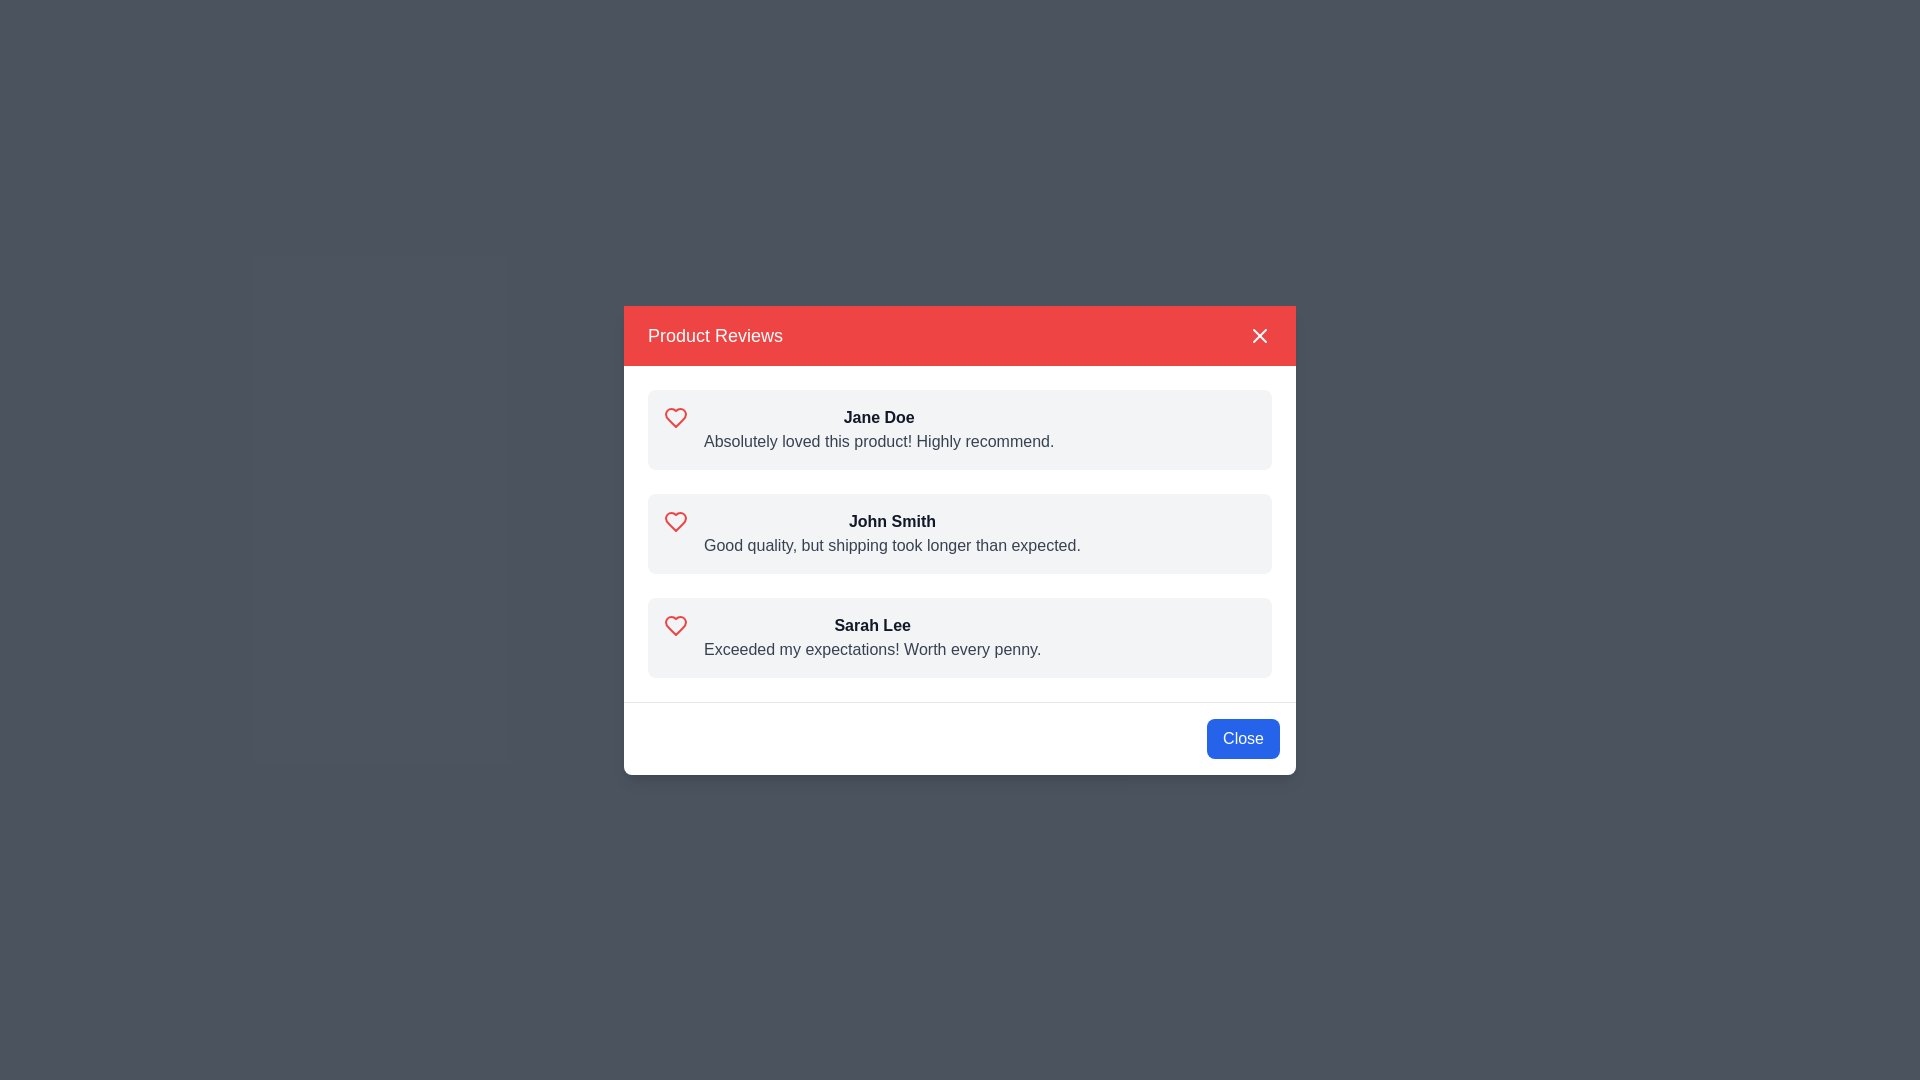  Describe the element at coordinates (1242, 738) in the screenshot. I see `the 'Close' button in the footer to close the dialog` at that location.